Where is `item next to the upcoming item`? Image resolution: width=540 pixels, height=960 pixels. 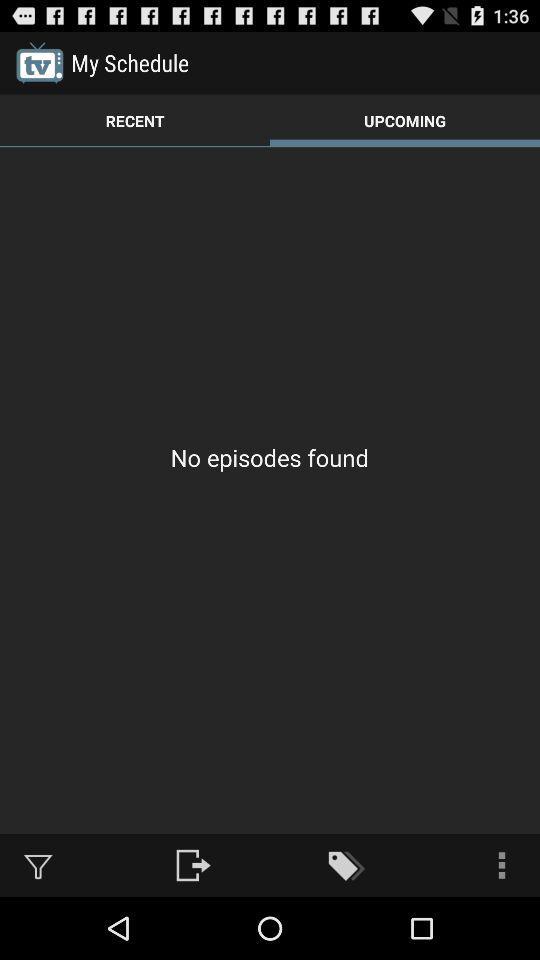 item next to the upcoming item is located at coordinates (135, 120).